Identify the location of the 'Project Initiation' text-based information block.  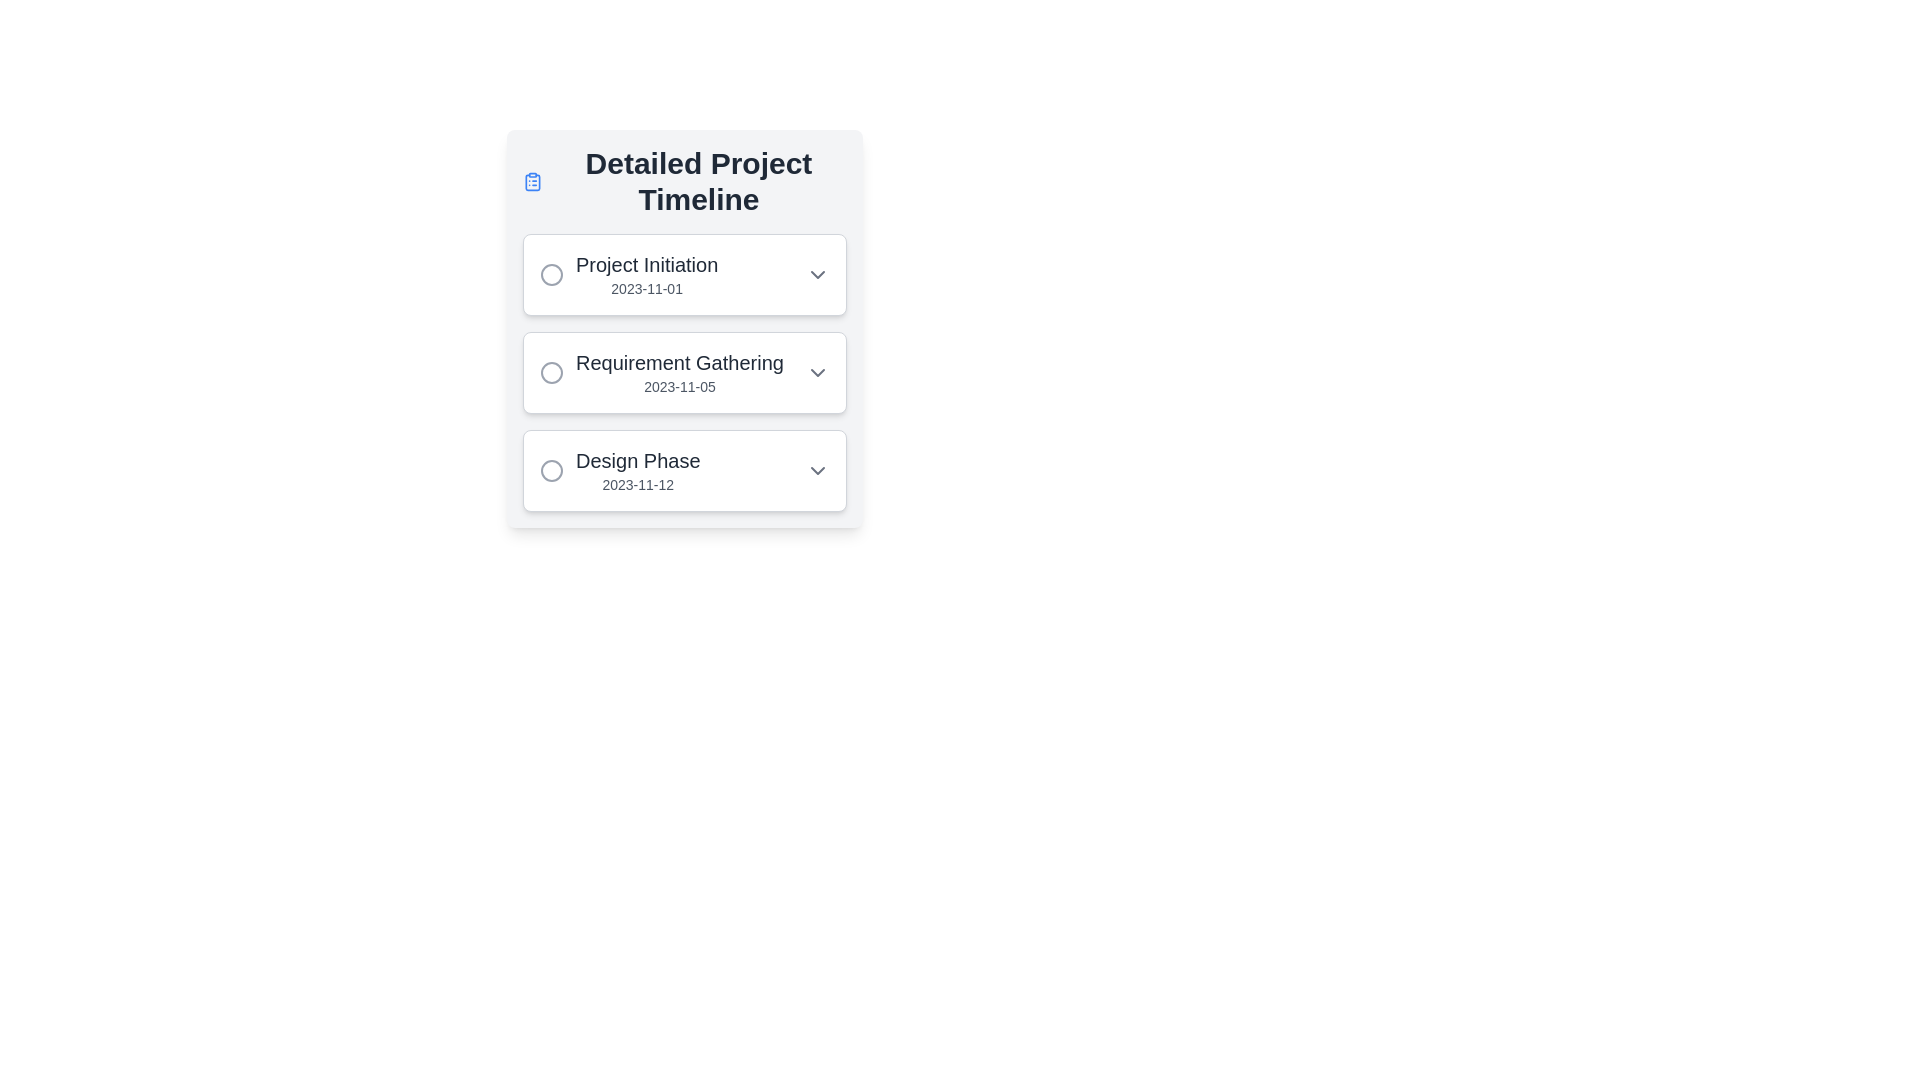
(647, 274).